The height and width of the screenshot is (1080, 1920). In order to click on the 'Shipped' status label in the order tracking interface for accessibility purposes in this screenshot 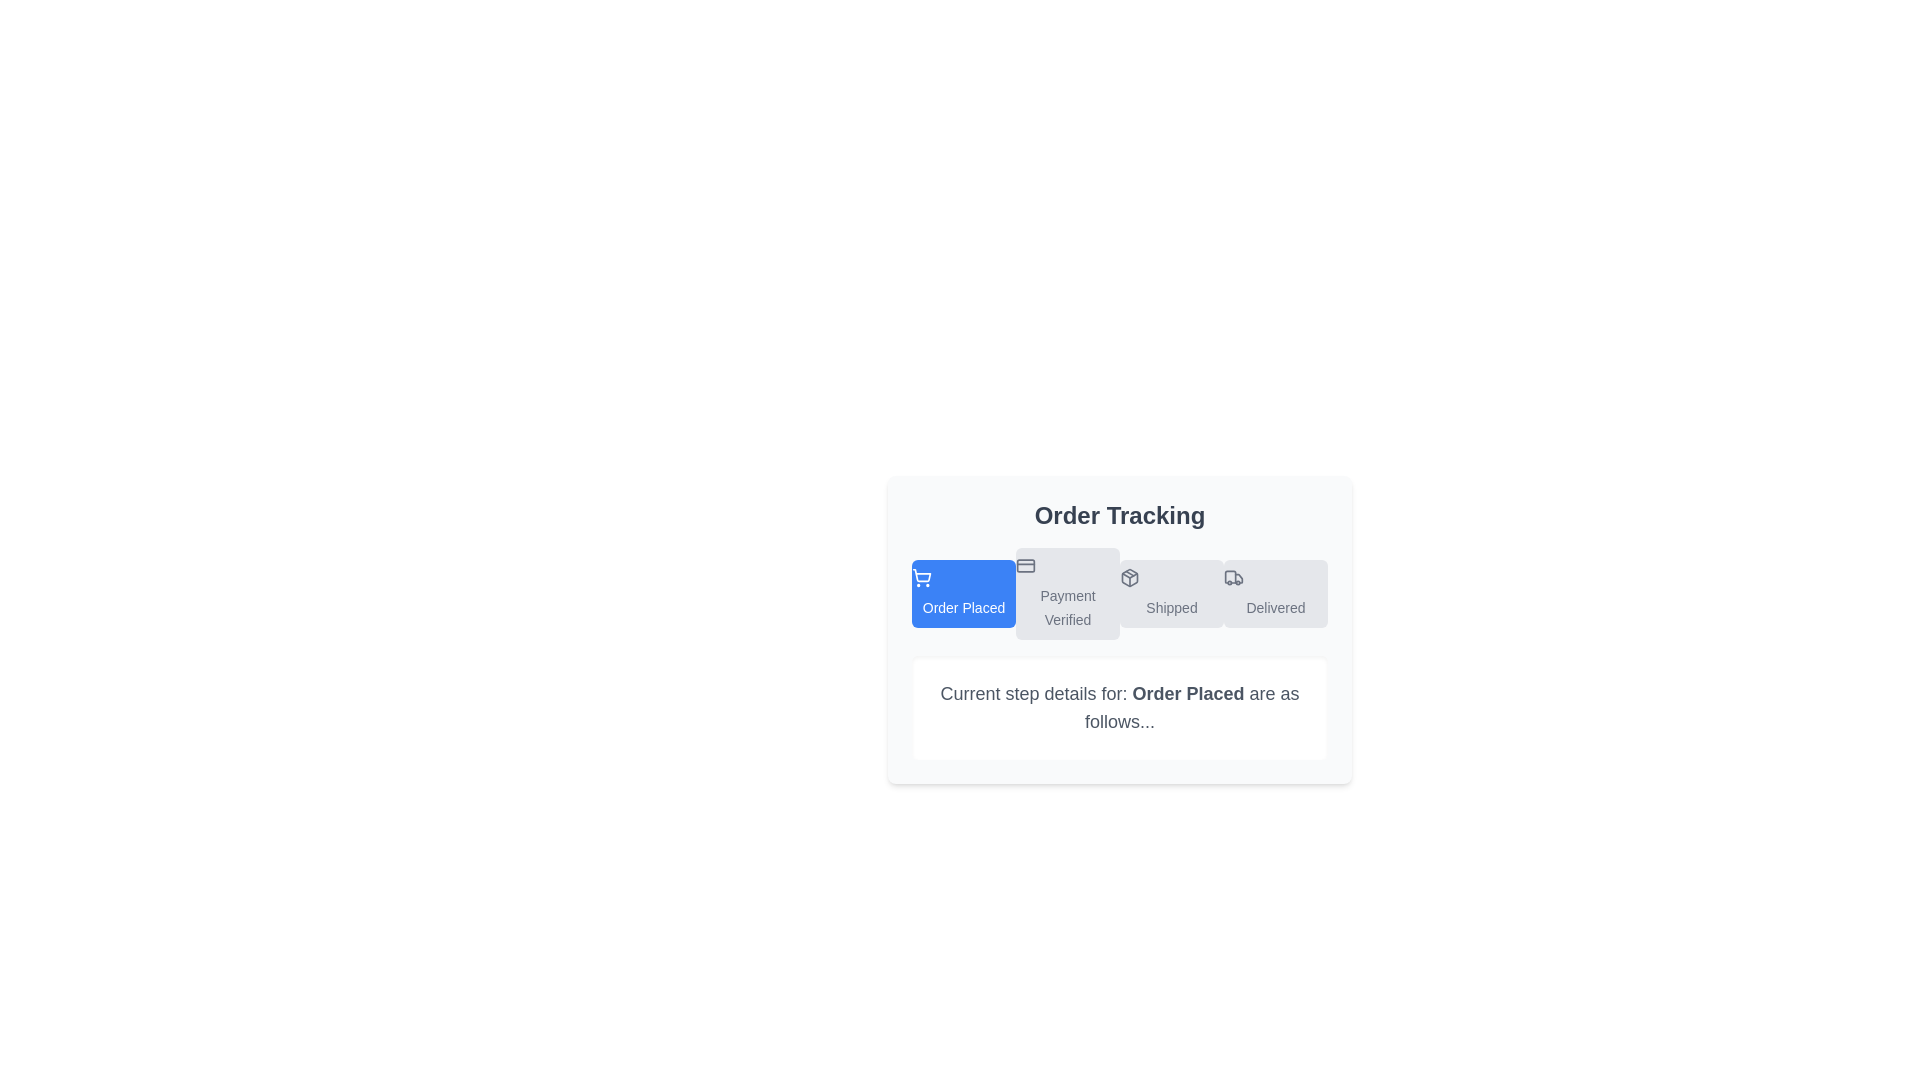, I will do `click(1171, 607)`.